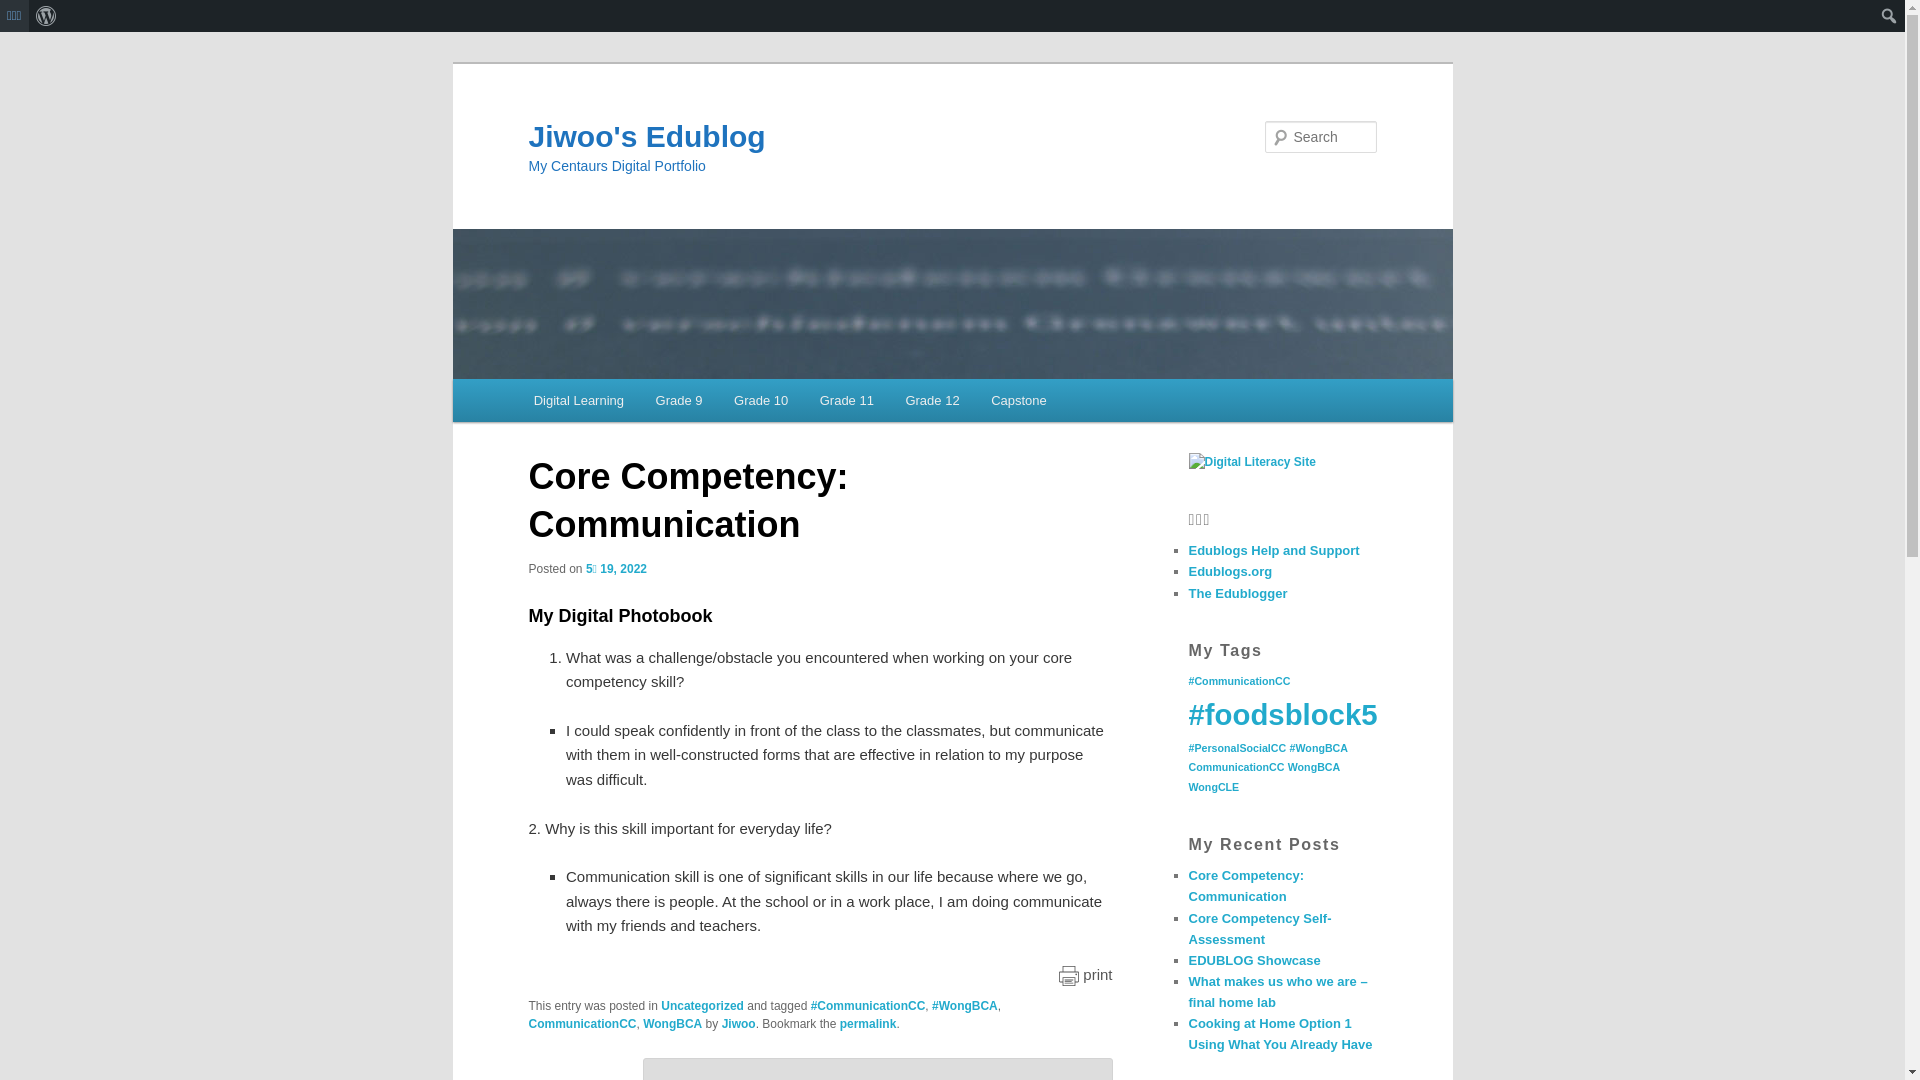 Image resolution: width=1920 pixels, height=1080 pixels. Describe the element at coordinates (622, 404) in the screenshot. I see `'Skip to primary content'` at that location.